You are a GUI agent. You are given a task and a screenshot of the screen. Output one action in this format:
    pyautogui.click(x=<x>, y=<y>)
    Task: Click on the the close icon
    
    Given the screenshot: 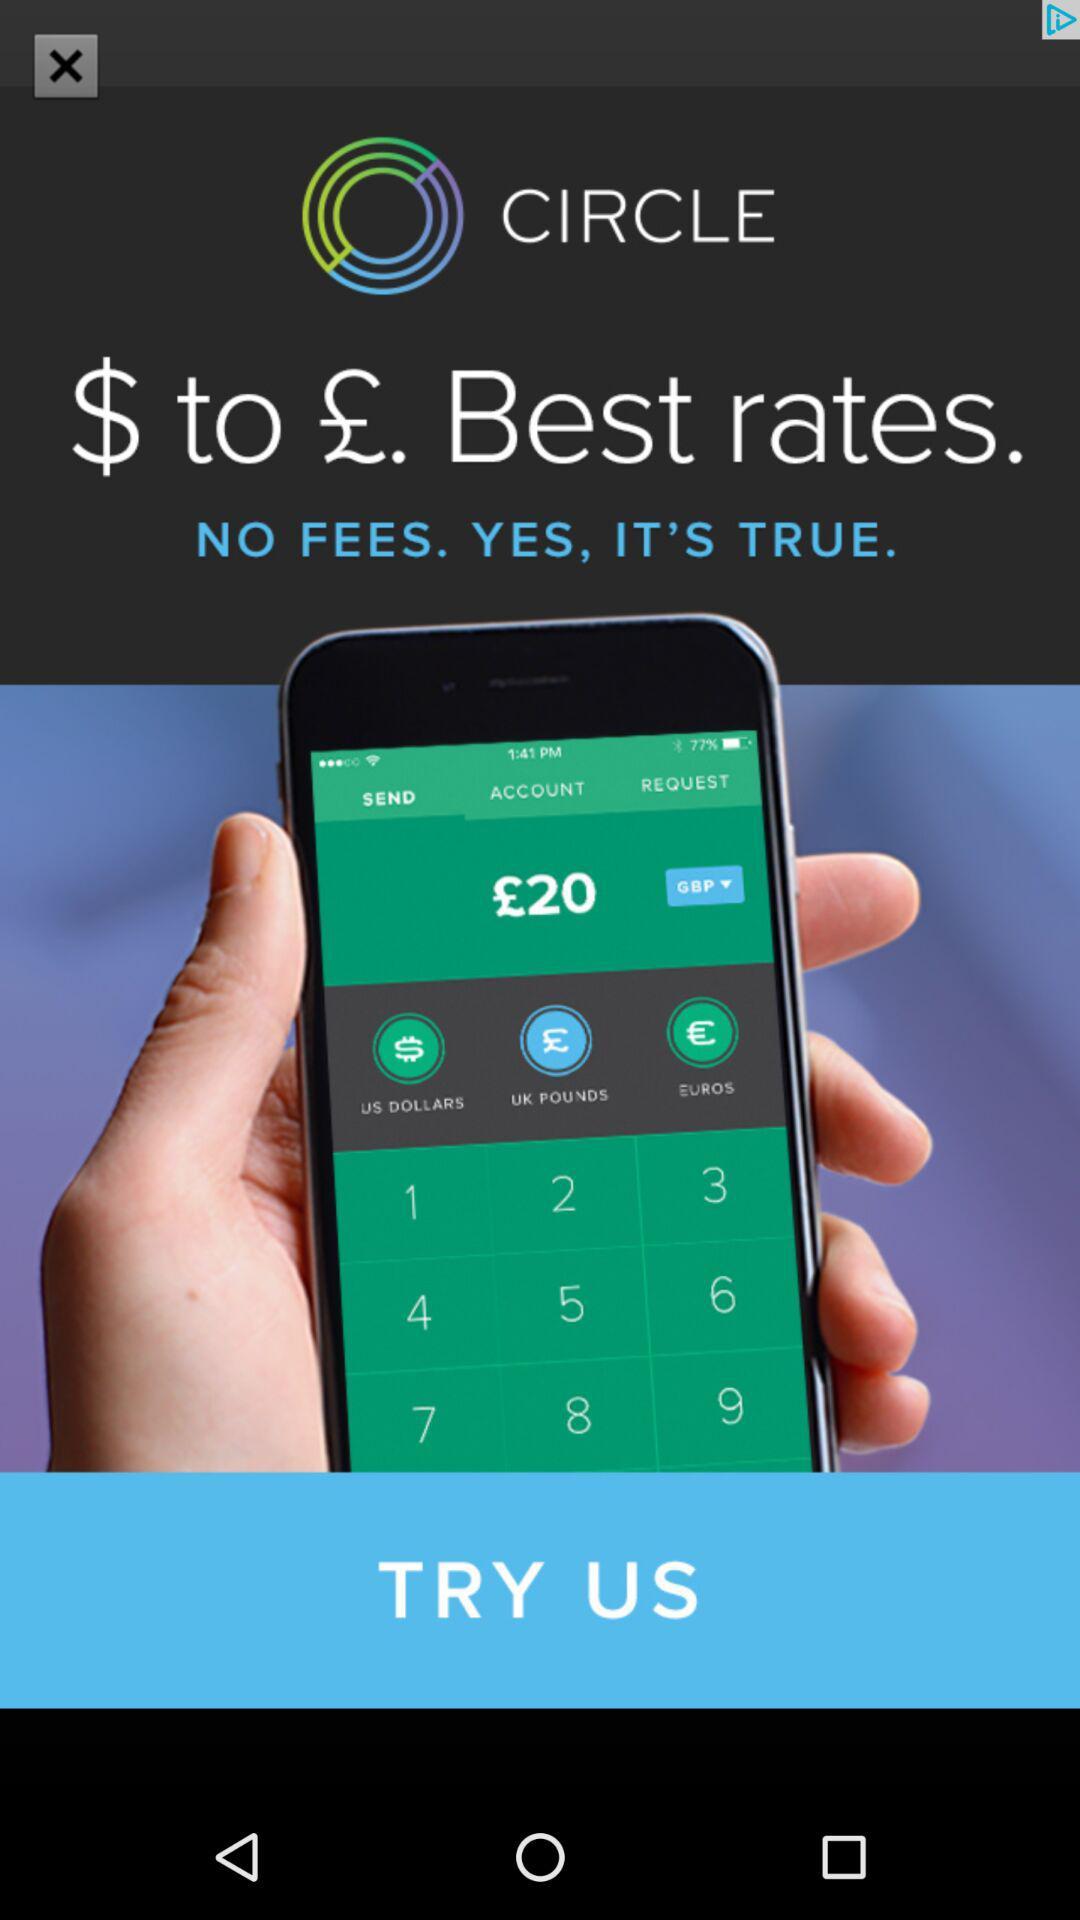 What is the action you would take?
    pyautogui.click(x=64, y=70)
    